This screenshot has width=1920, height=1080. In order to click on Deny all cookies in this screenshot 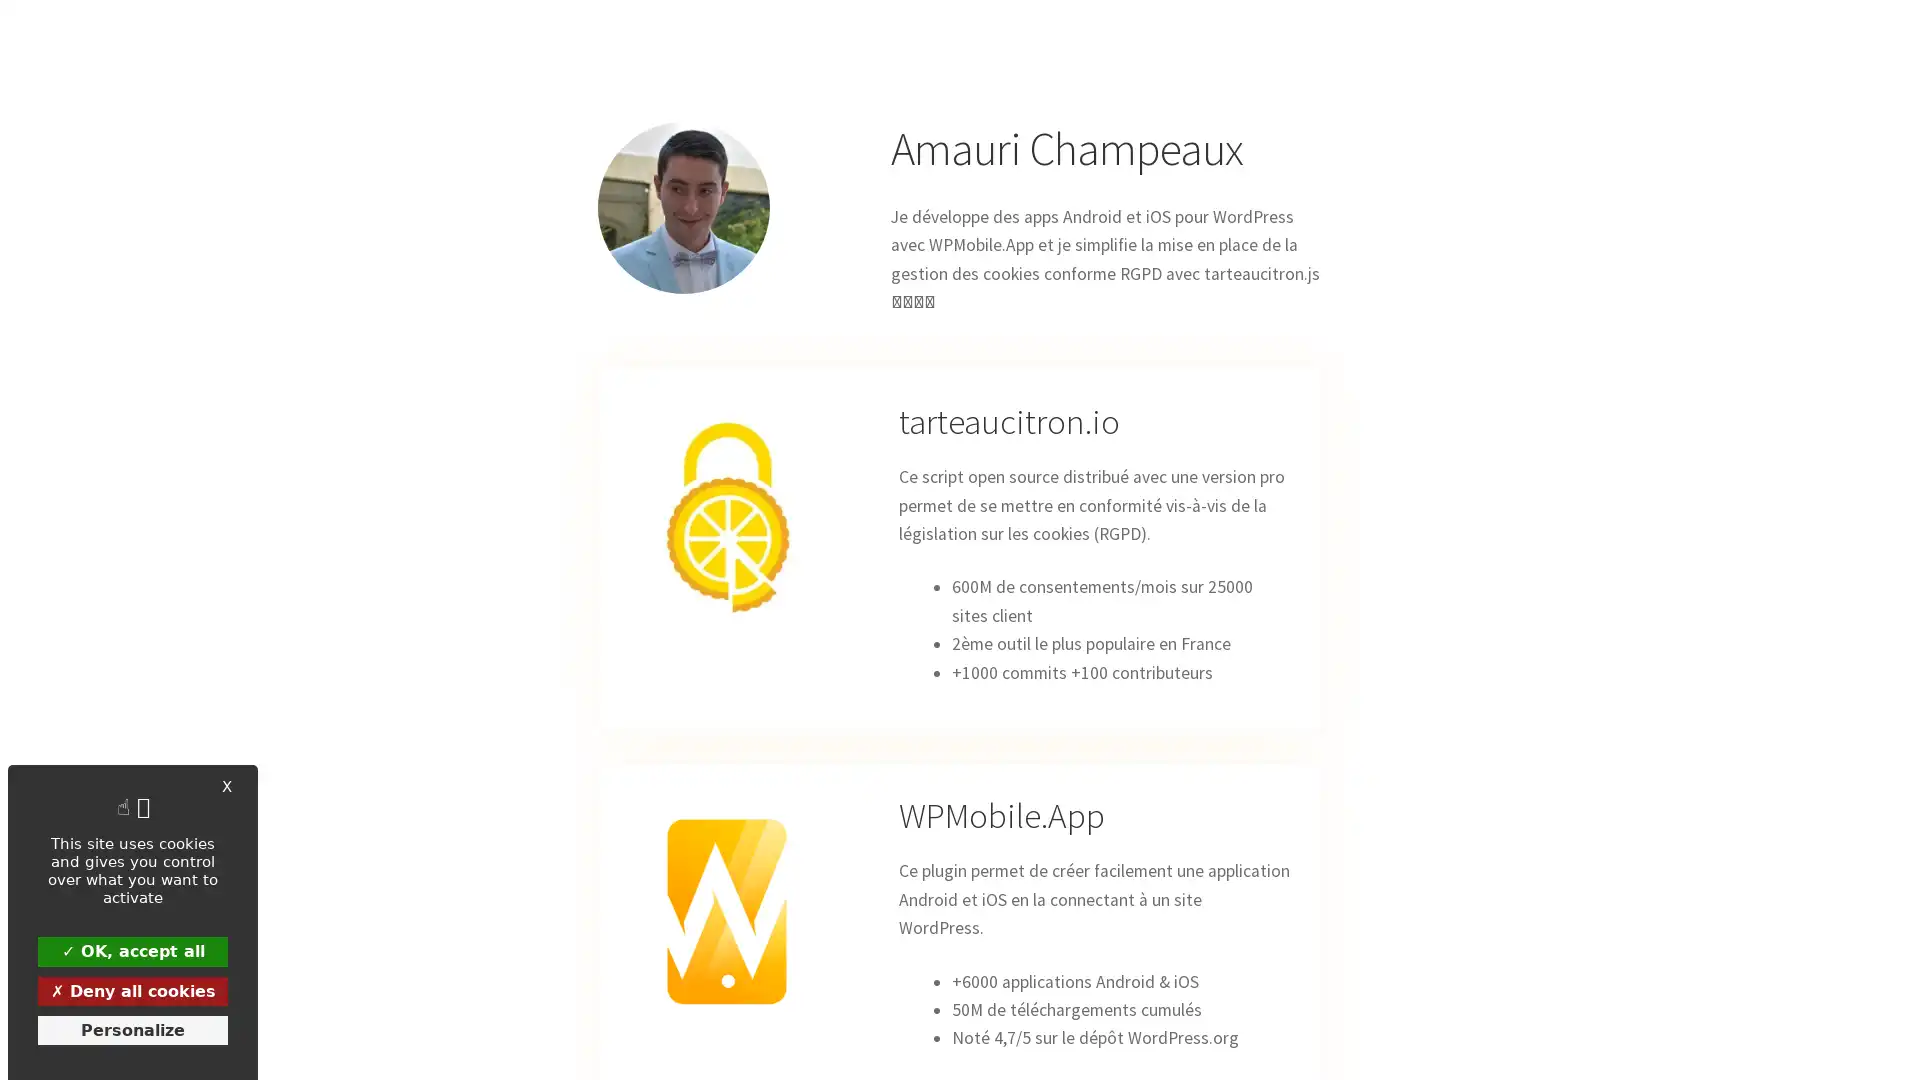, I will do `click(132, 990)`.